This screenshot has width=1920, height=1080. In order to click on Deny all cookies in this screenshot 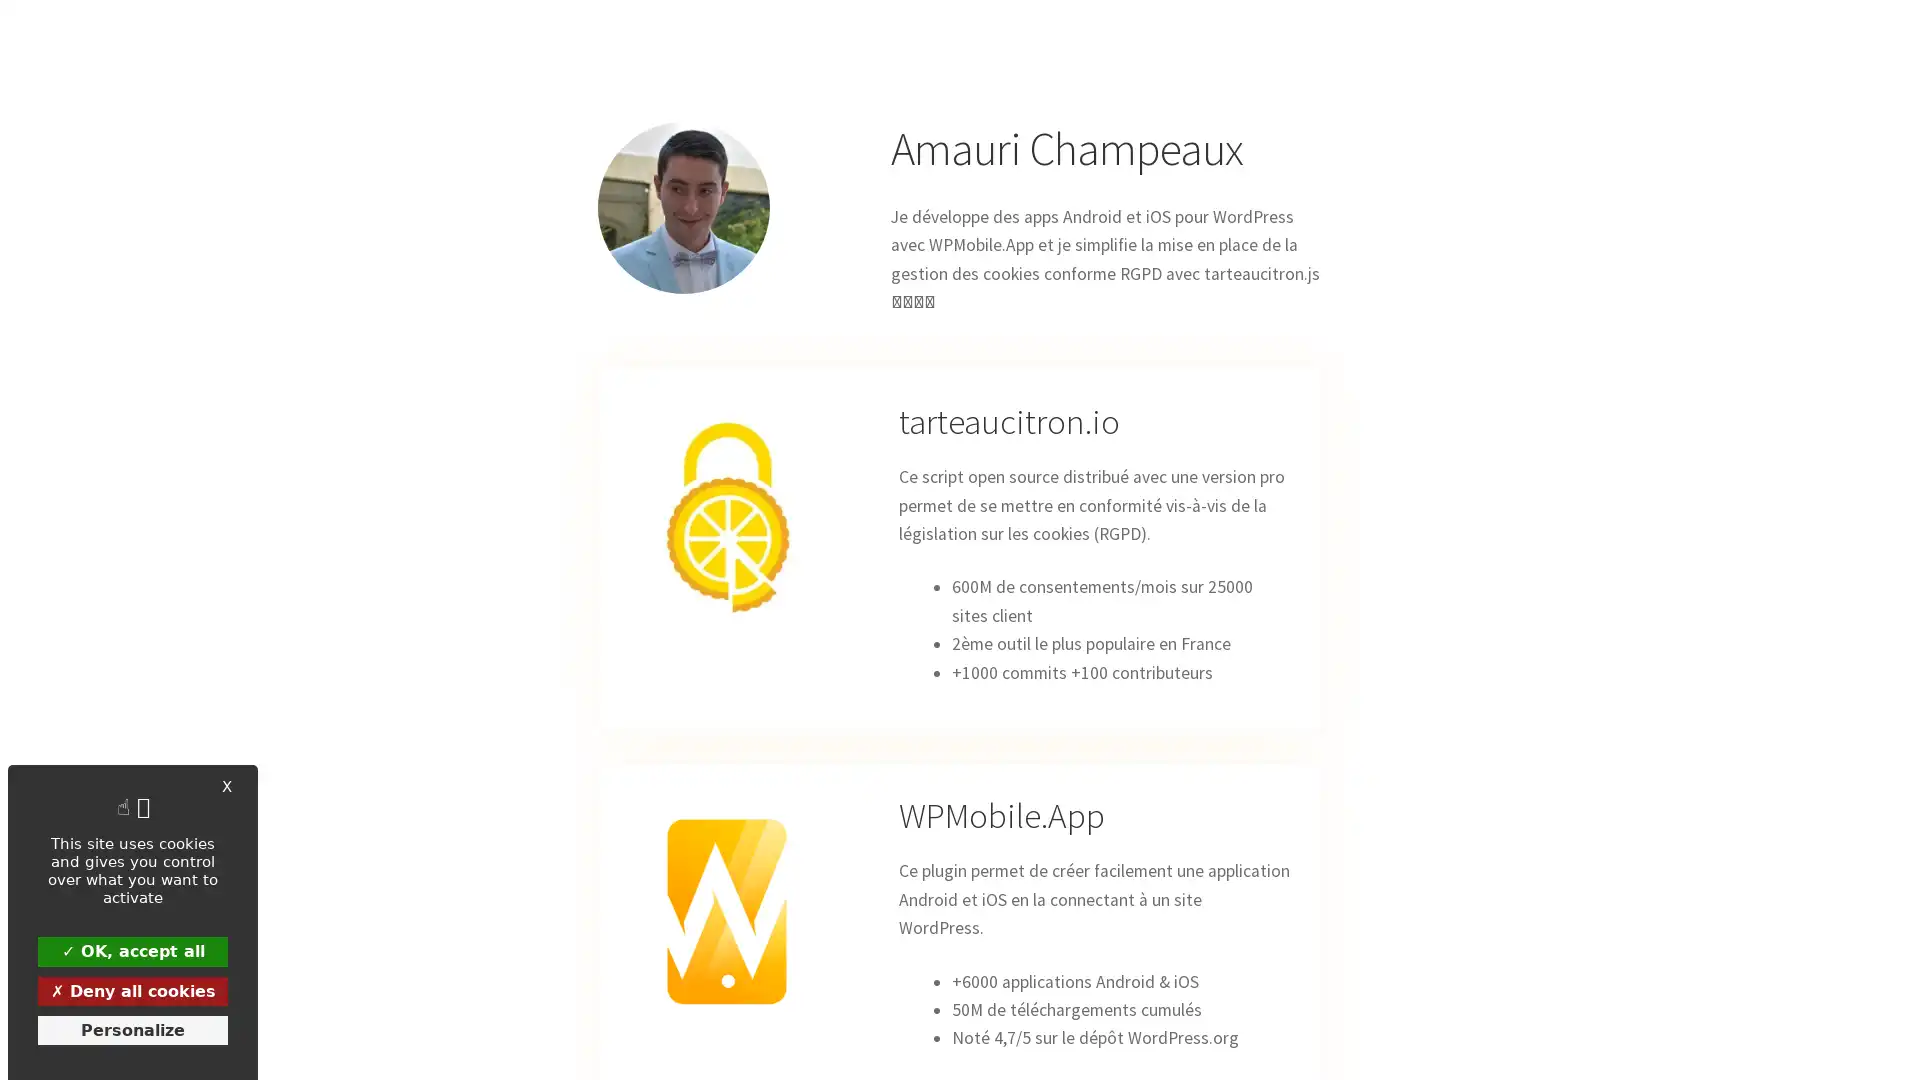, I will do `click(132, 990)`.